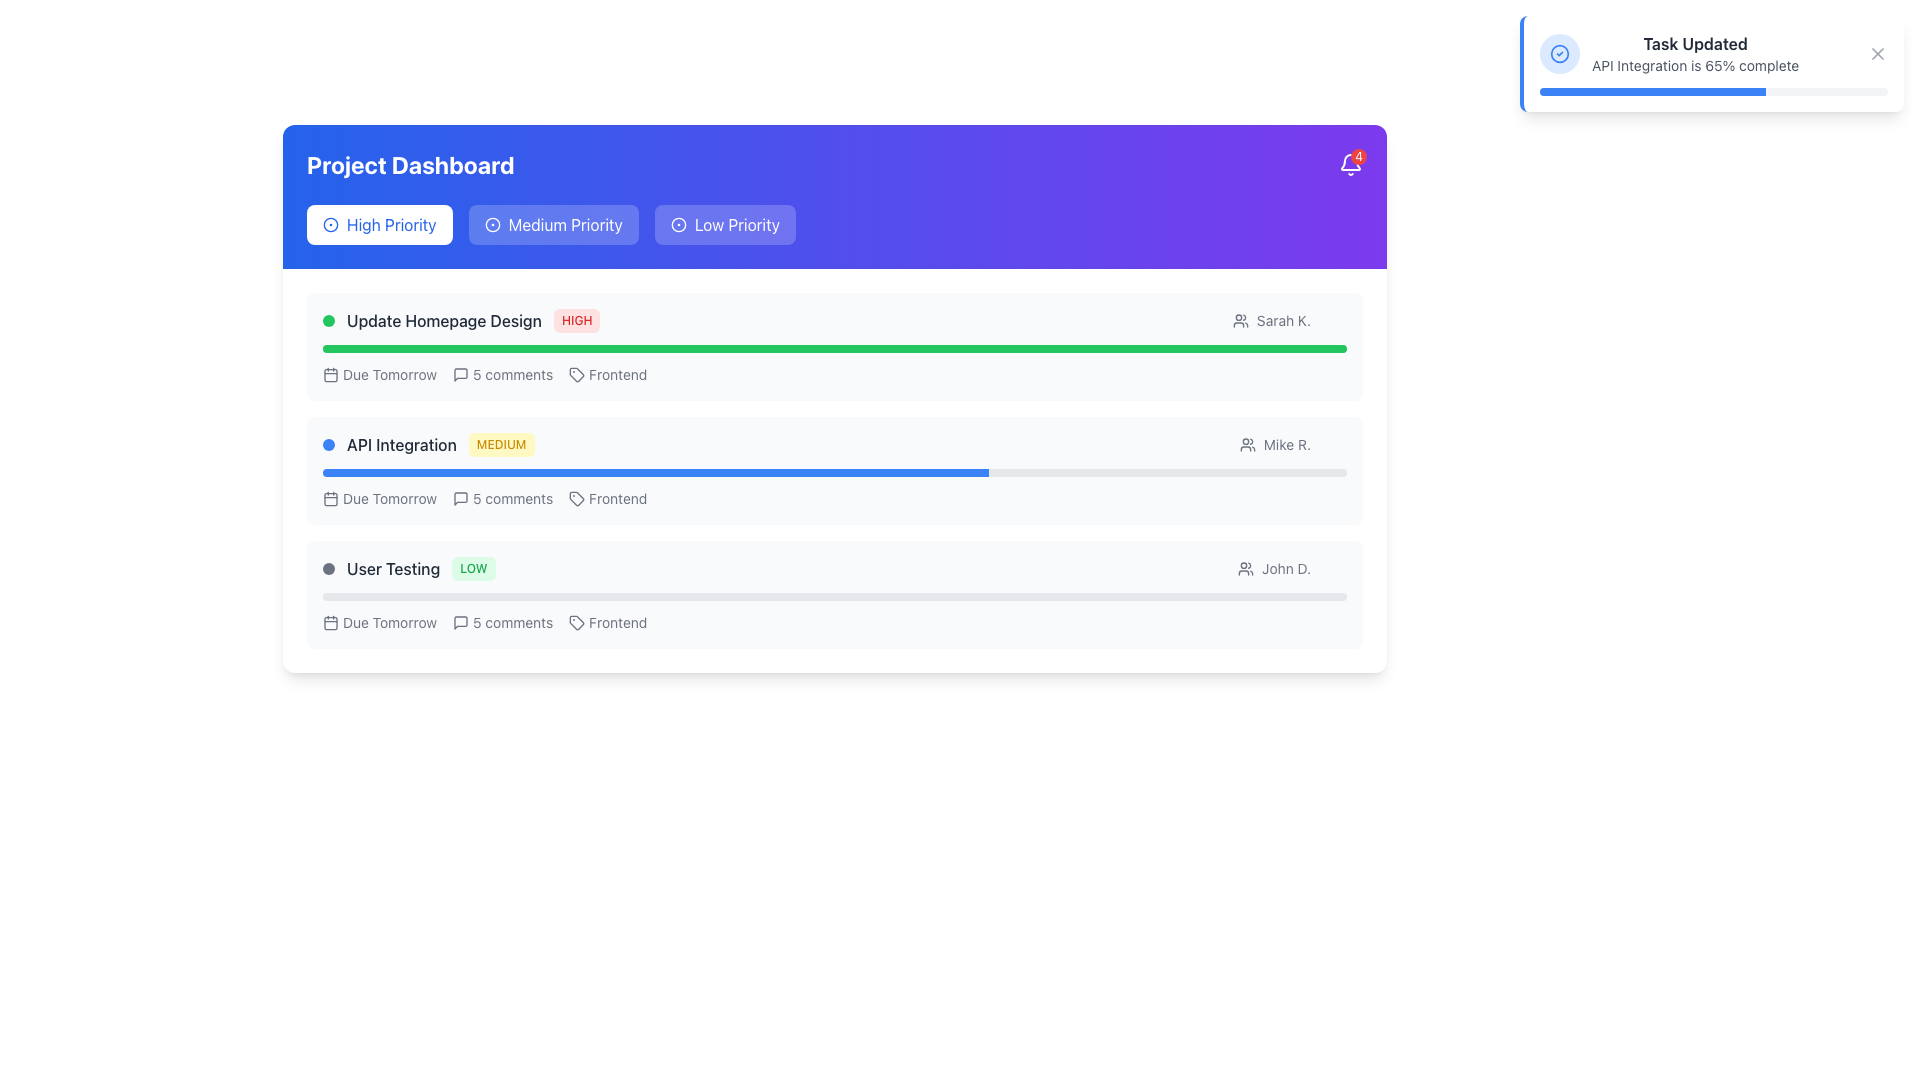 The width and height of the screenshot is (1920, 1080). Describe the element at coordinates (835, 224) in the screenshot. I see `the 'Low Priority' button in the button group` at that location.